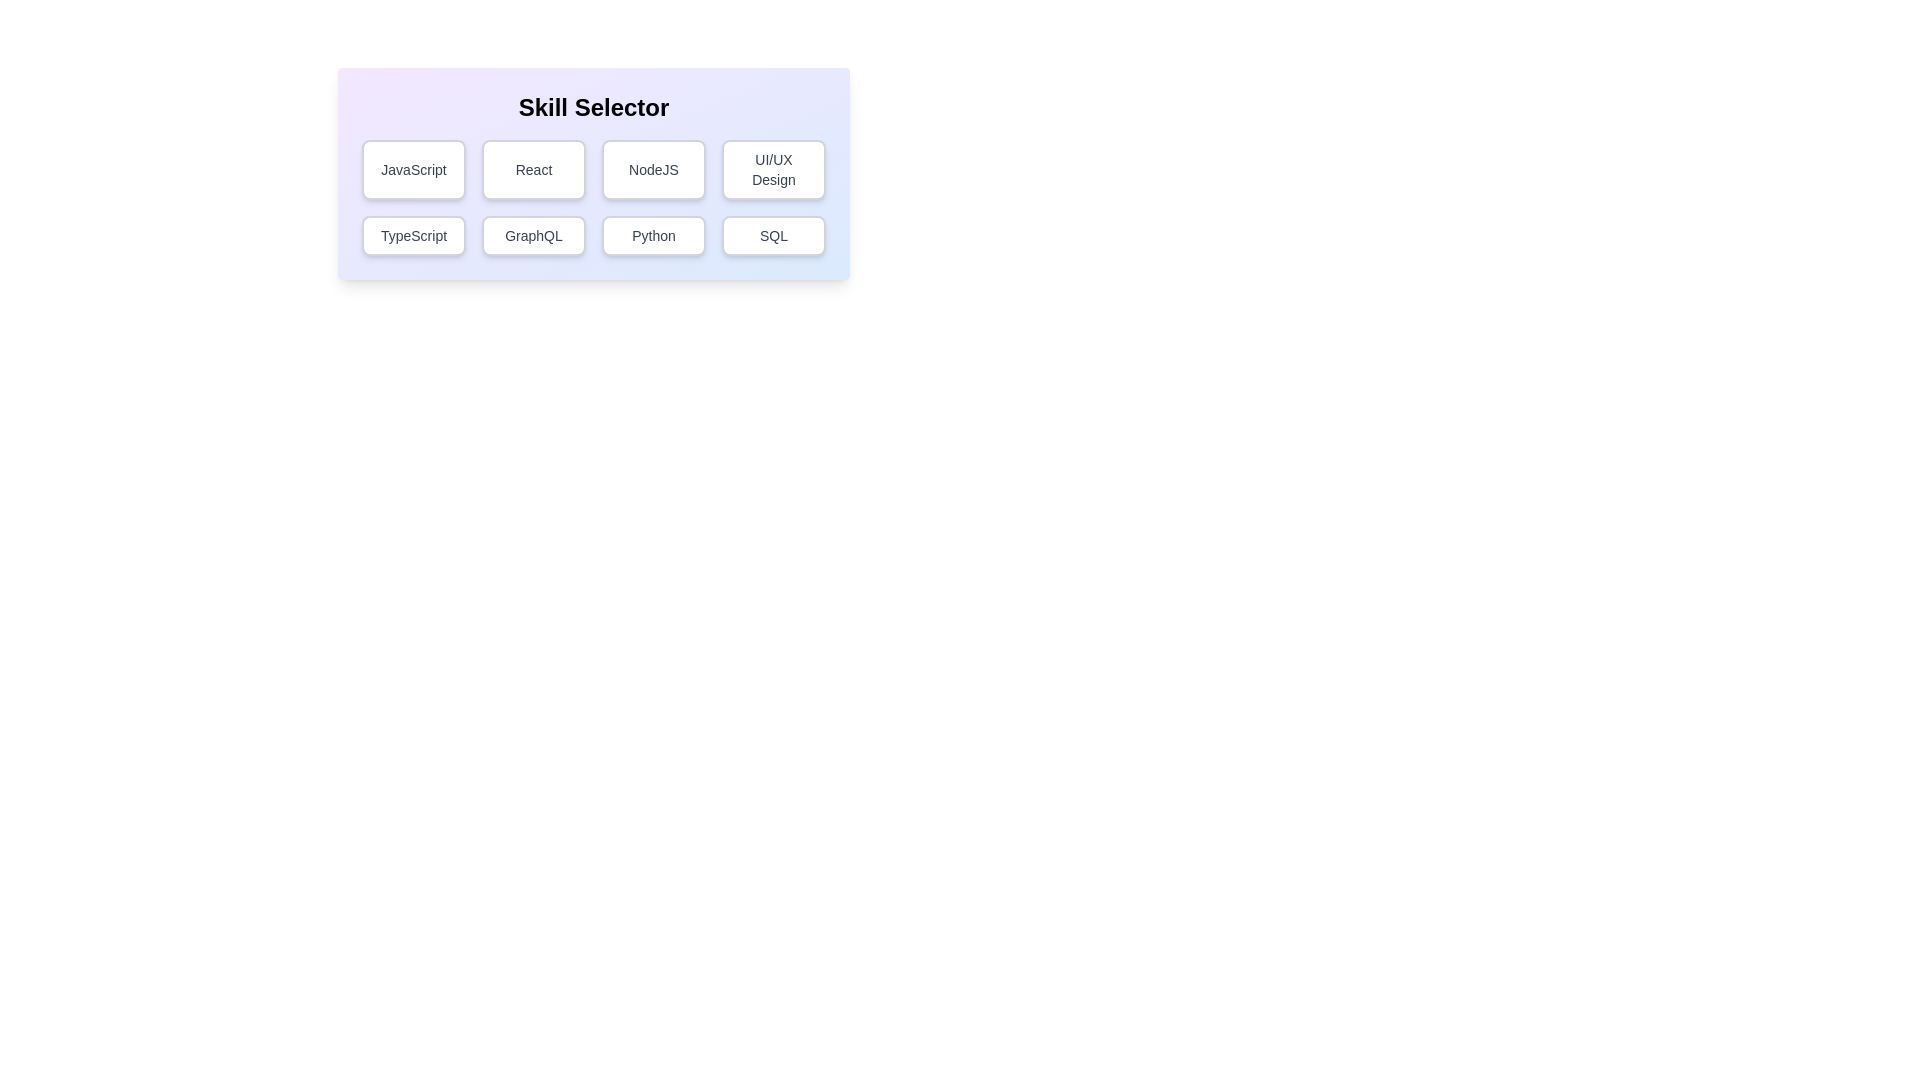 Image resolution: width=1920 pixels, height=1080 pixels. Describe the element at coordinates (412, 168) in the screenshot. I see `the skill button labeled JavaScript to observe hover effects` at that location.